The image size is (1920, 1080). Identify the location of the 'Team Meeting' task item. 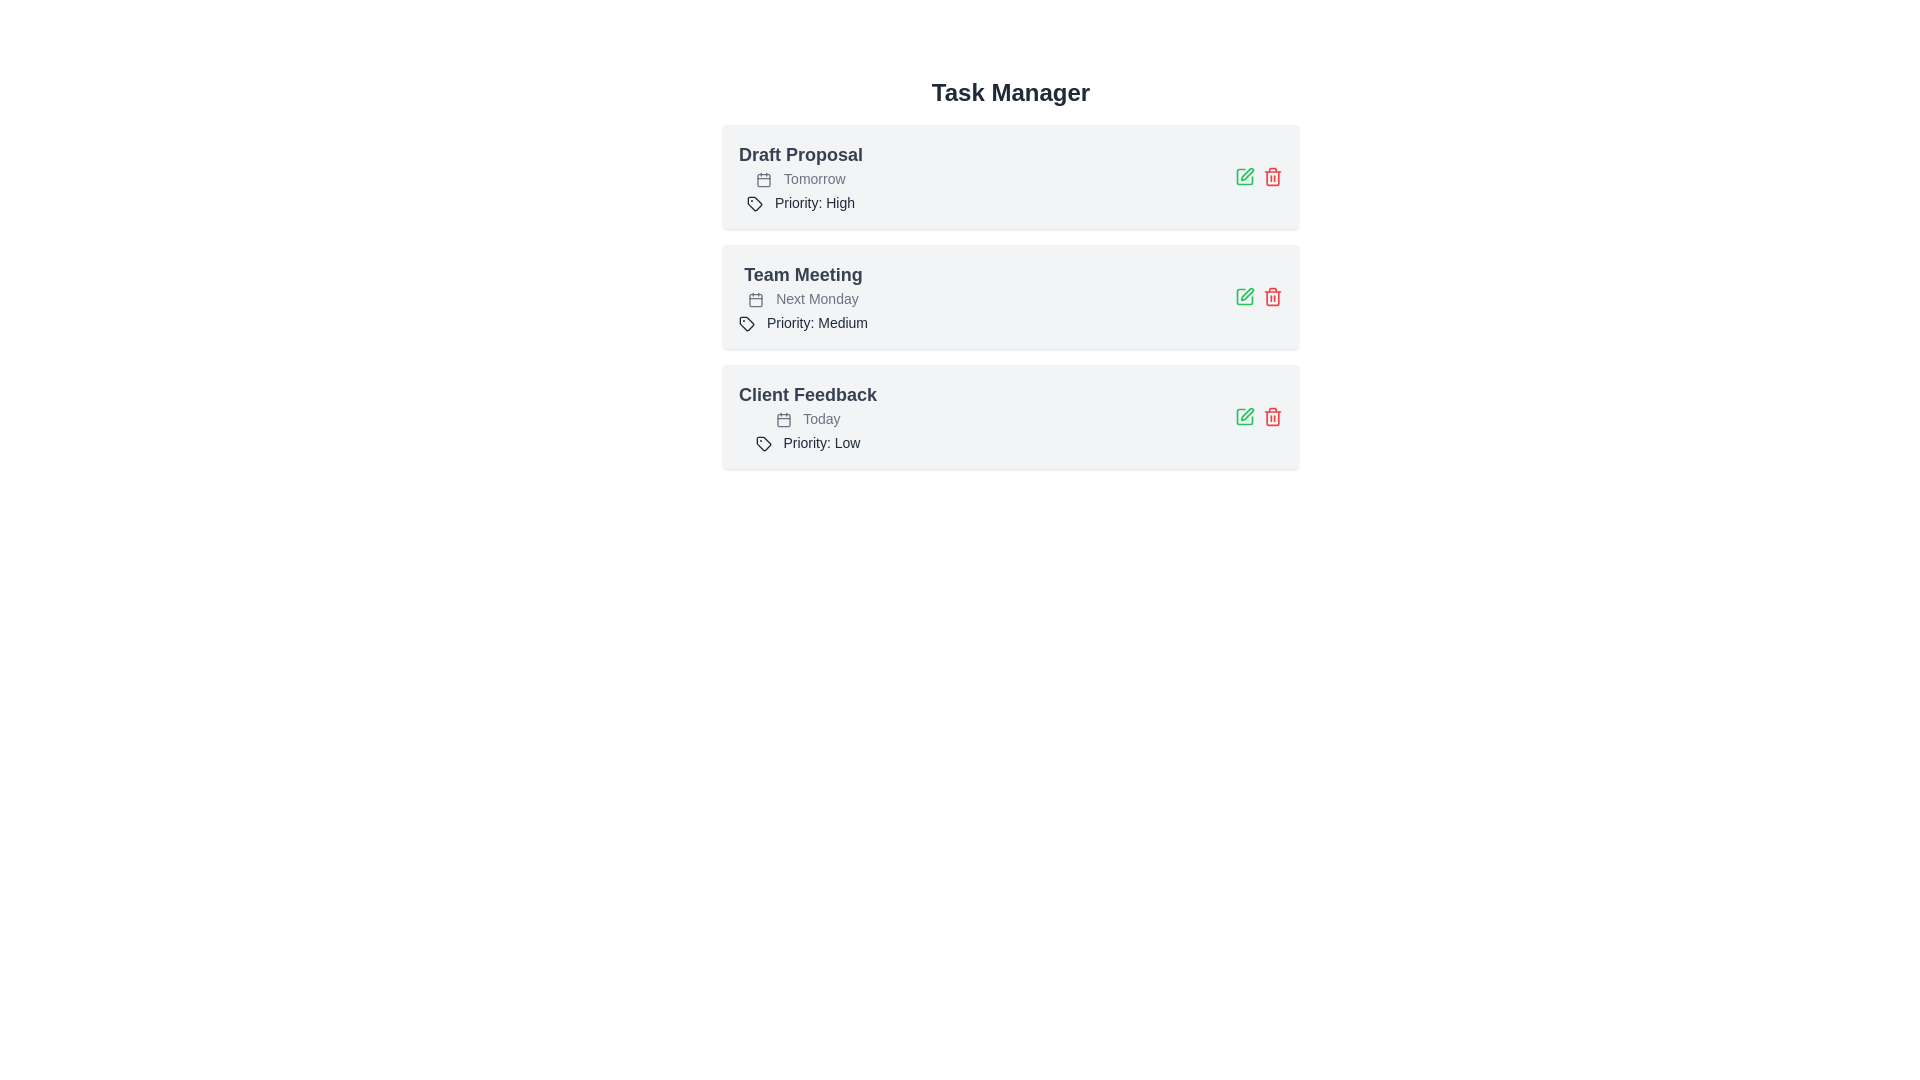
(1011, 273).